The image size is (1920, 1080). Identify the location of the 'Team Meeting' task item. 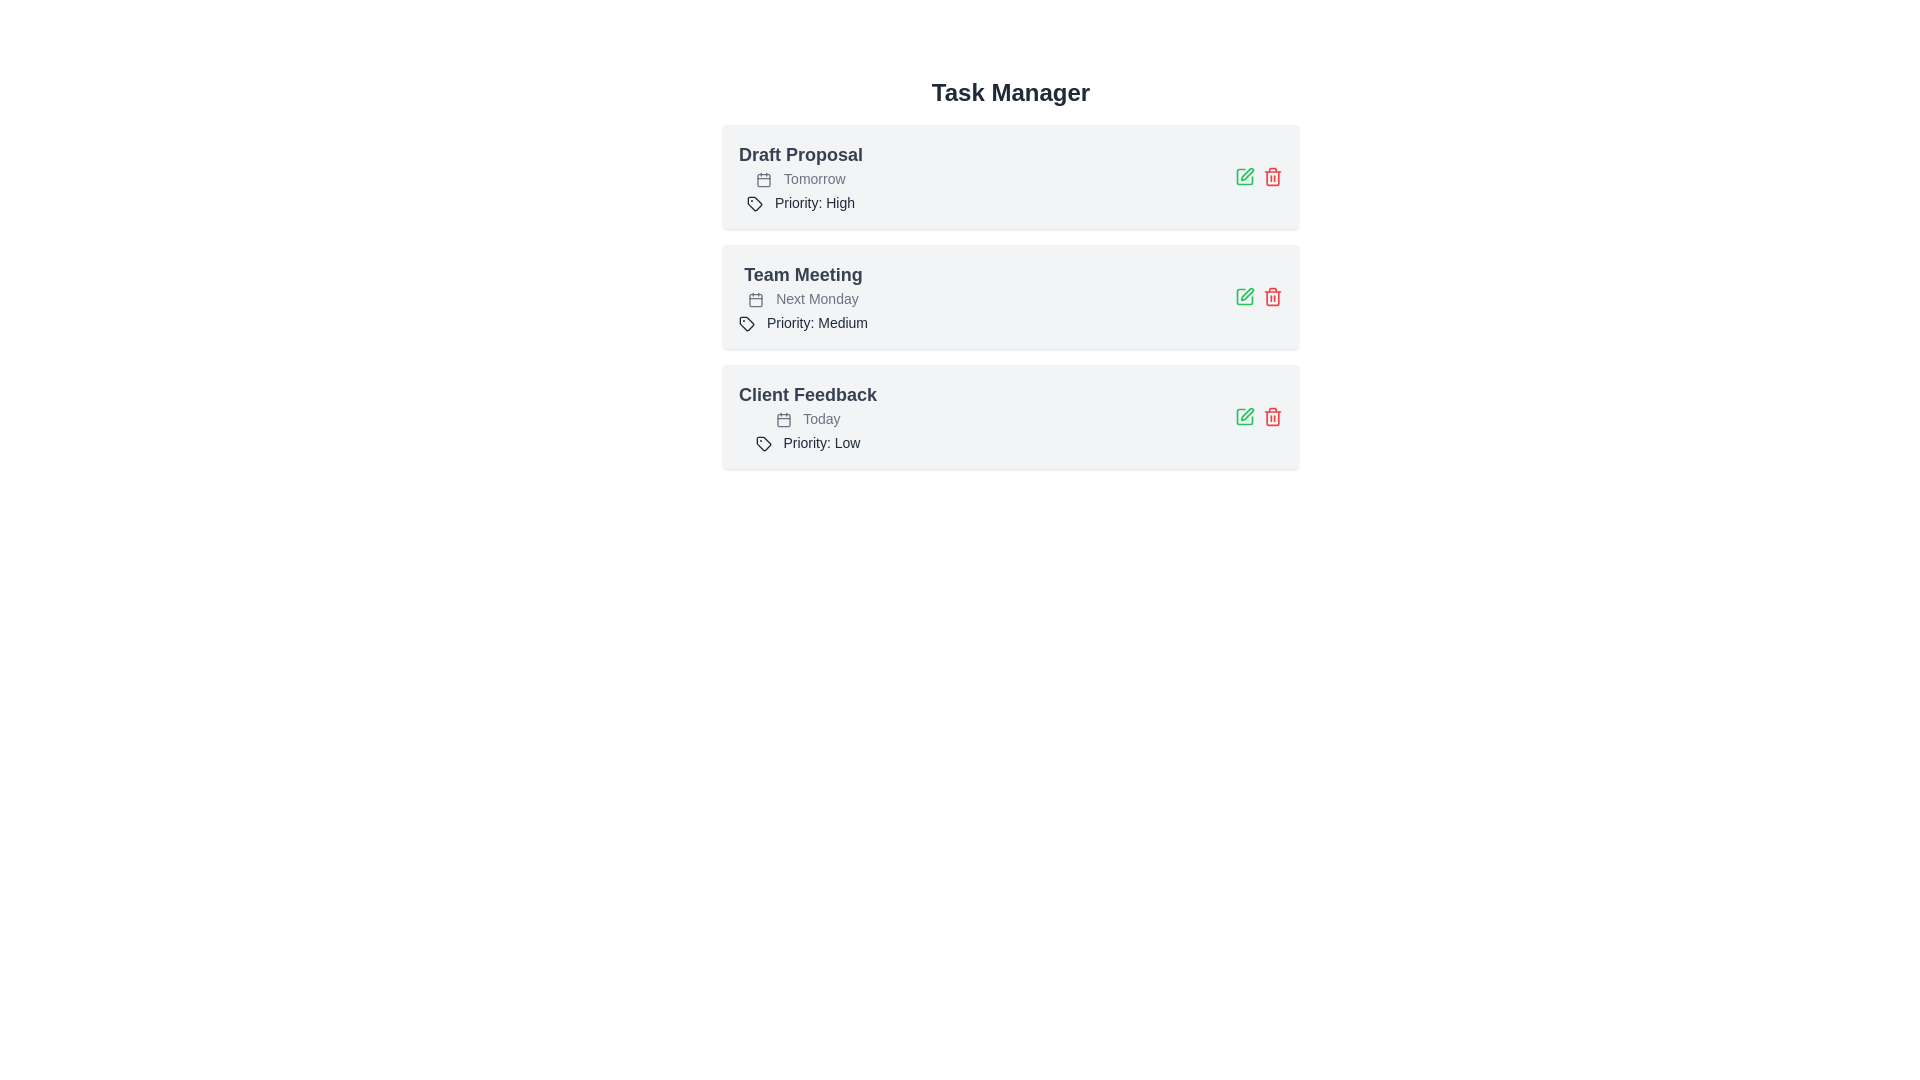
(1011, 273).